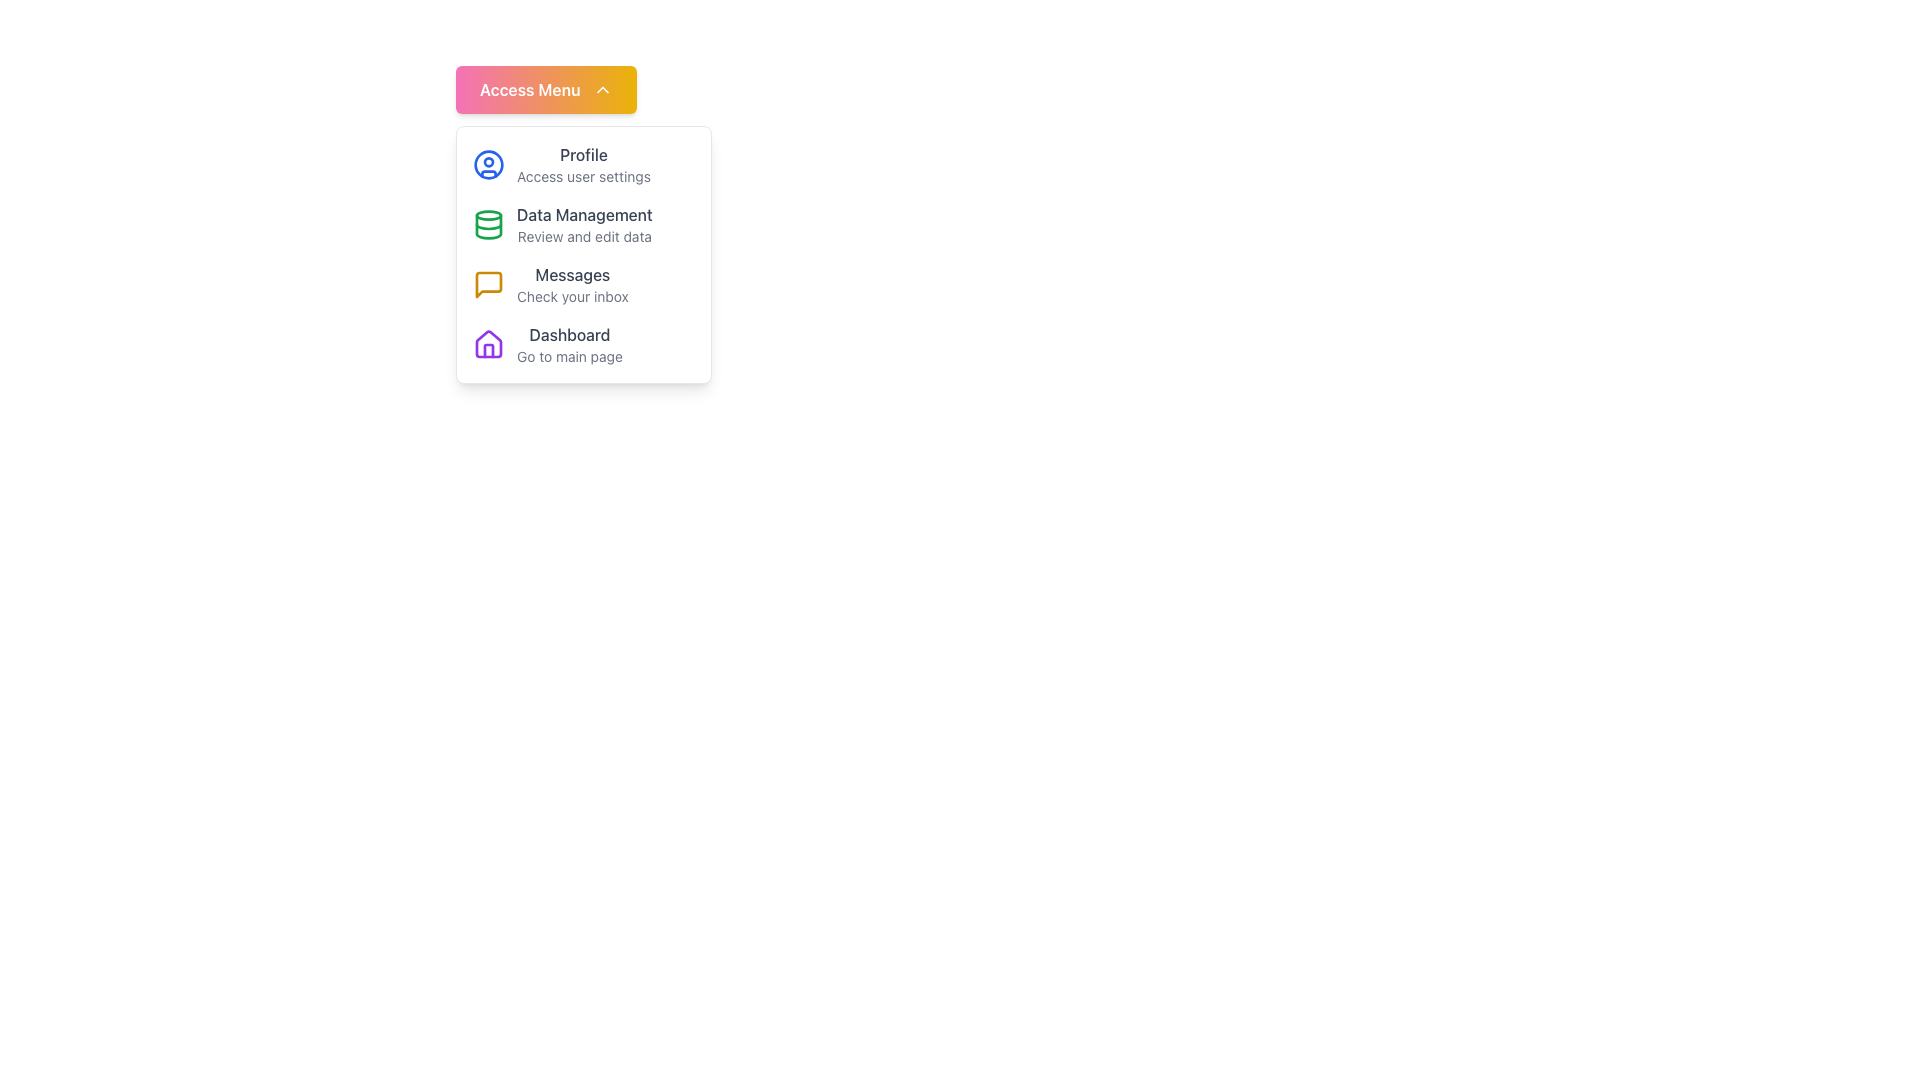  I want to click on the 'Profile' text-based menu item in the dropdown menu, so click(582, 164).